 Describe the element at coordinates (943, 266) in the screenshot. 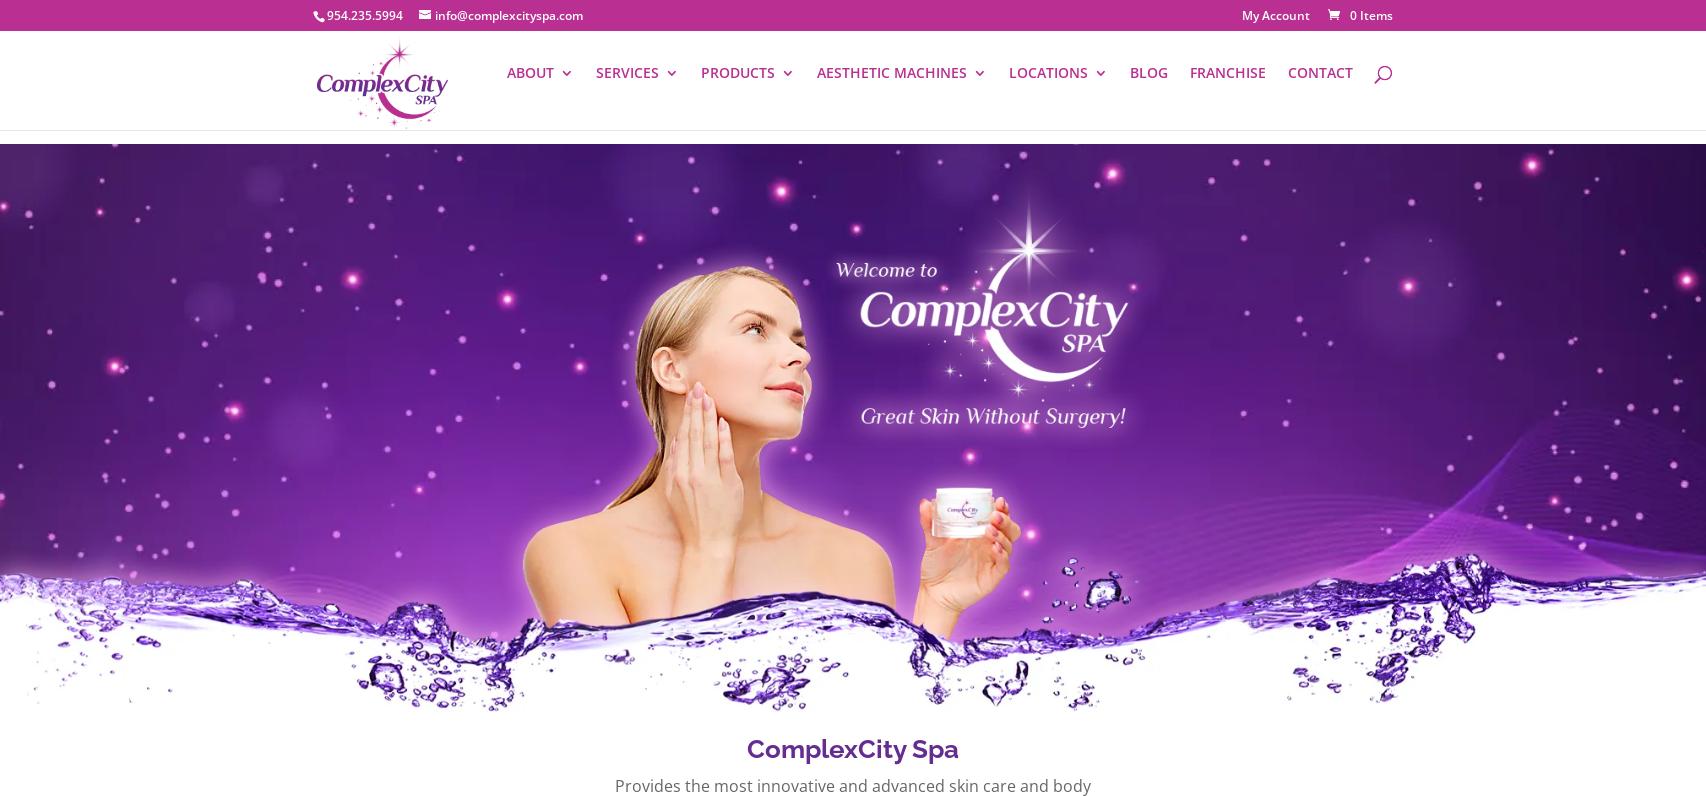

I see `'LASER TREATMENTS'` at that location.